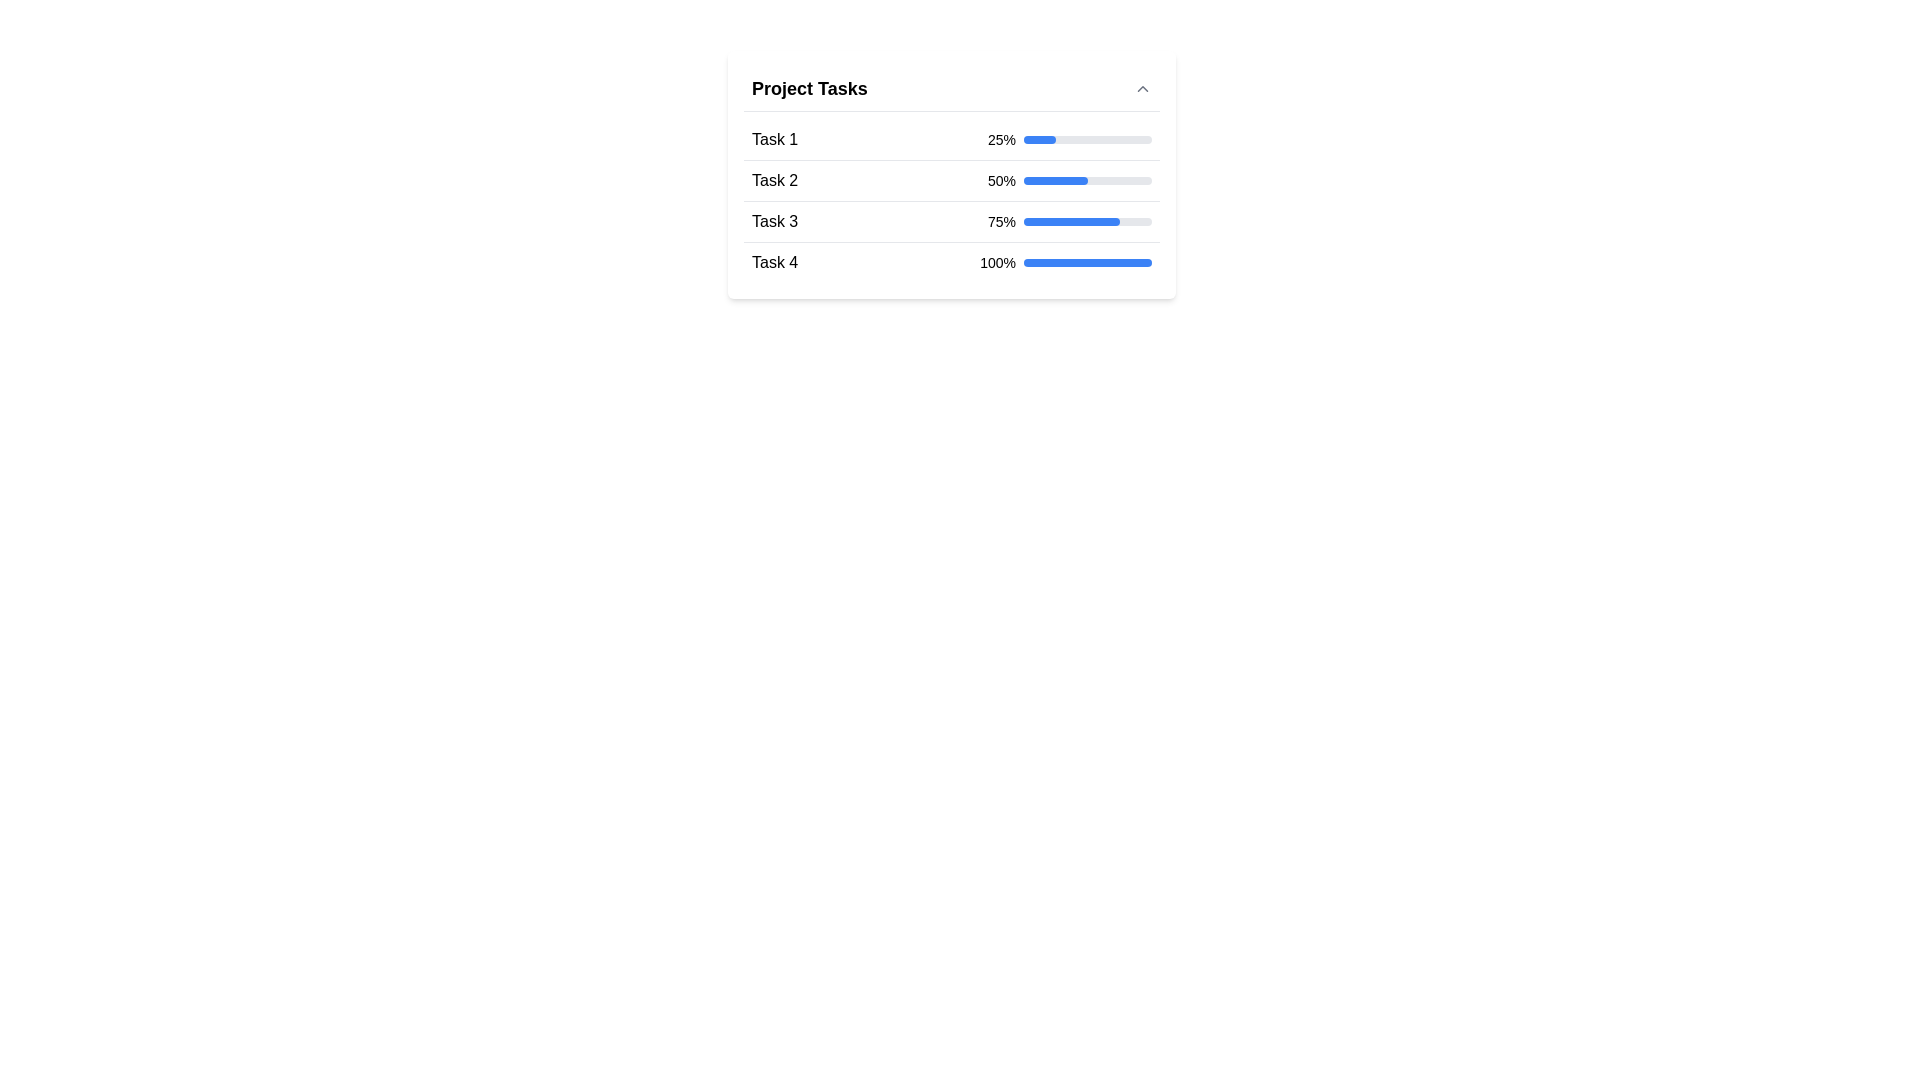 The width and height of the screenshot is (1920, 1080). Describe the element at coordinates (1065, 261) in the screenshot. I see `the progress bar information` at that location.